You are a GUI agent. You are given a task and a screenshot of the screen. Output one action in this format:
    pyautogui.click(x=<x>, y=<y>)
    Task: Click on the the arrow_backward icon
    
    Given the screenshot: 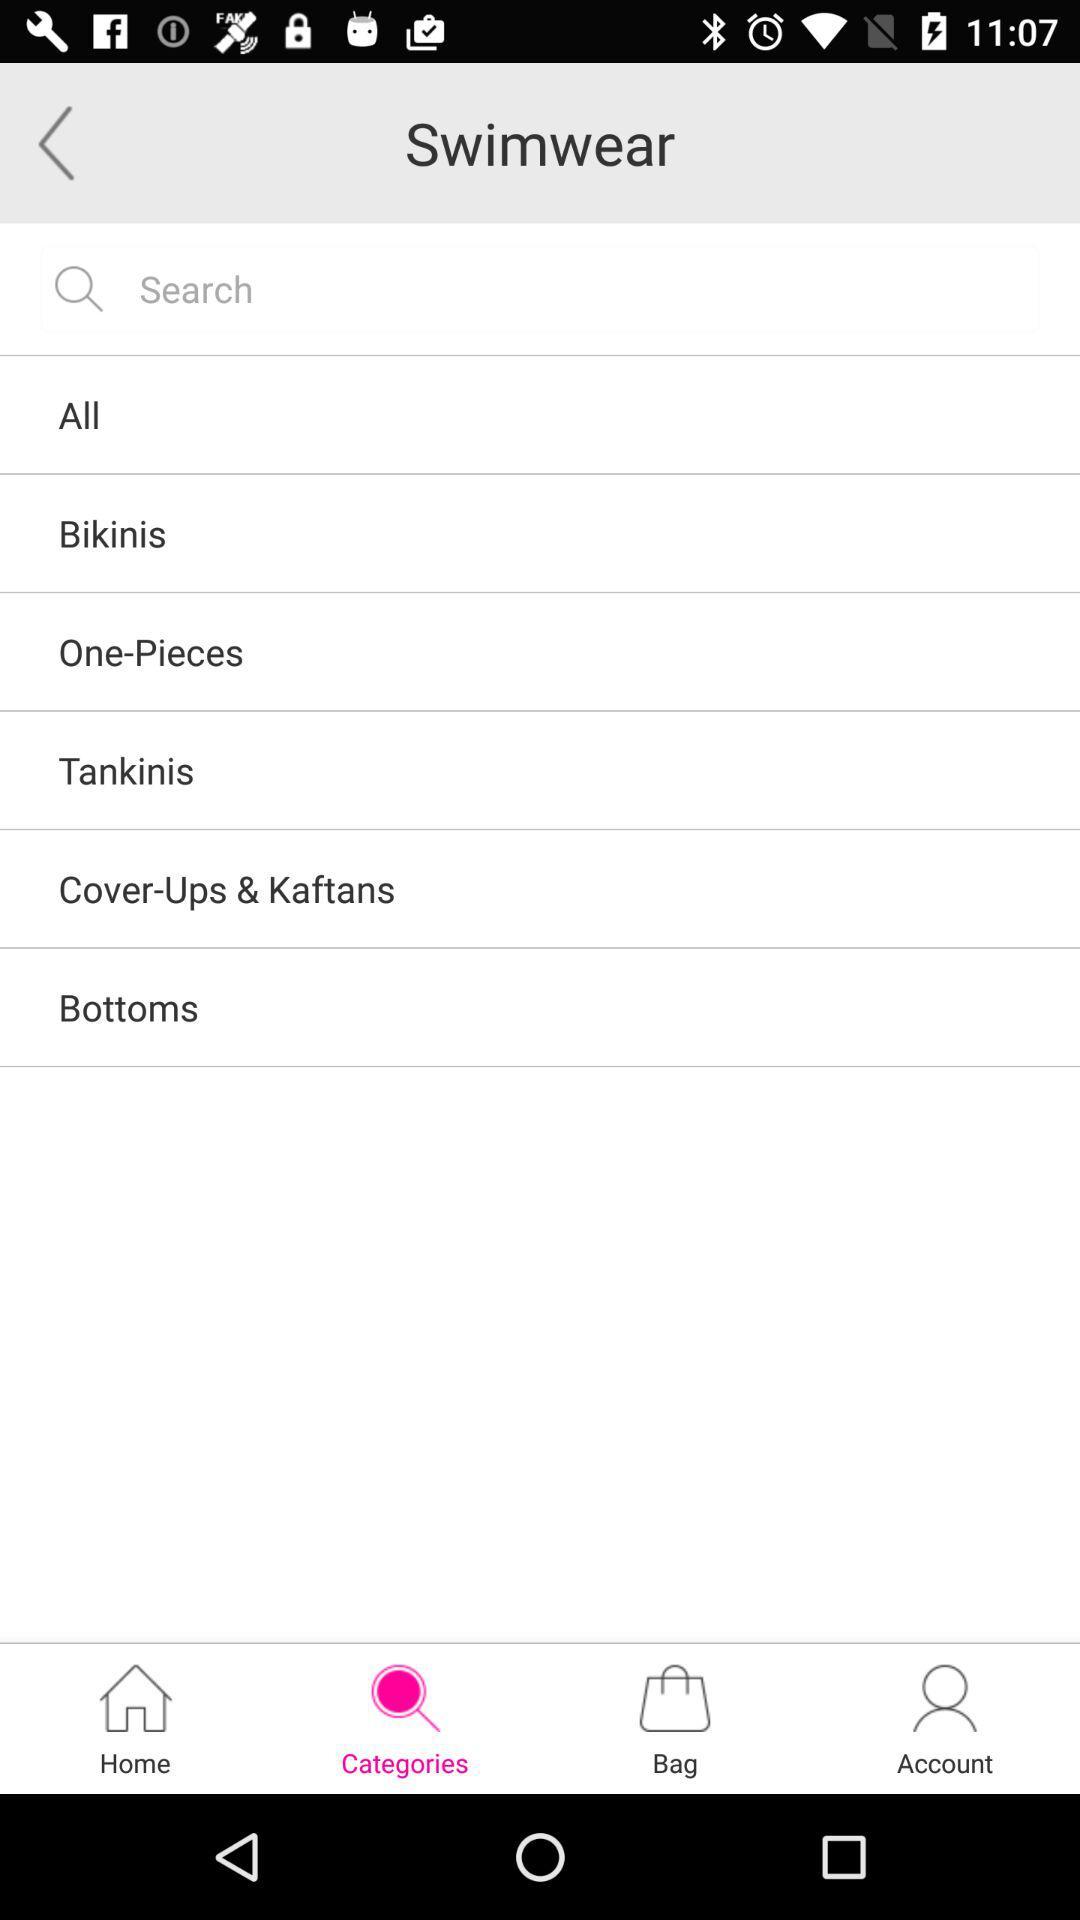 What is the action you would take?
    pyautogui.click(x=55, y=142)
    